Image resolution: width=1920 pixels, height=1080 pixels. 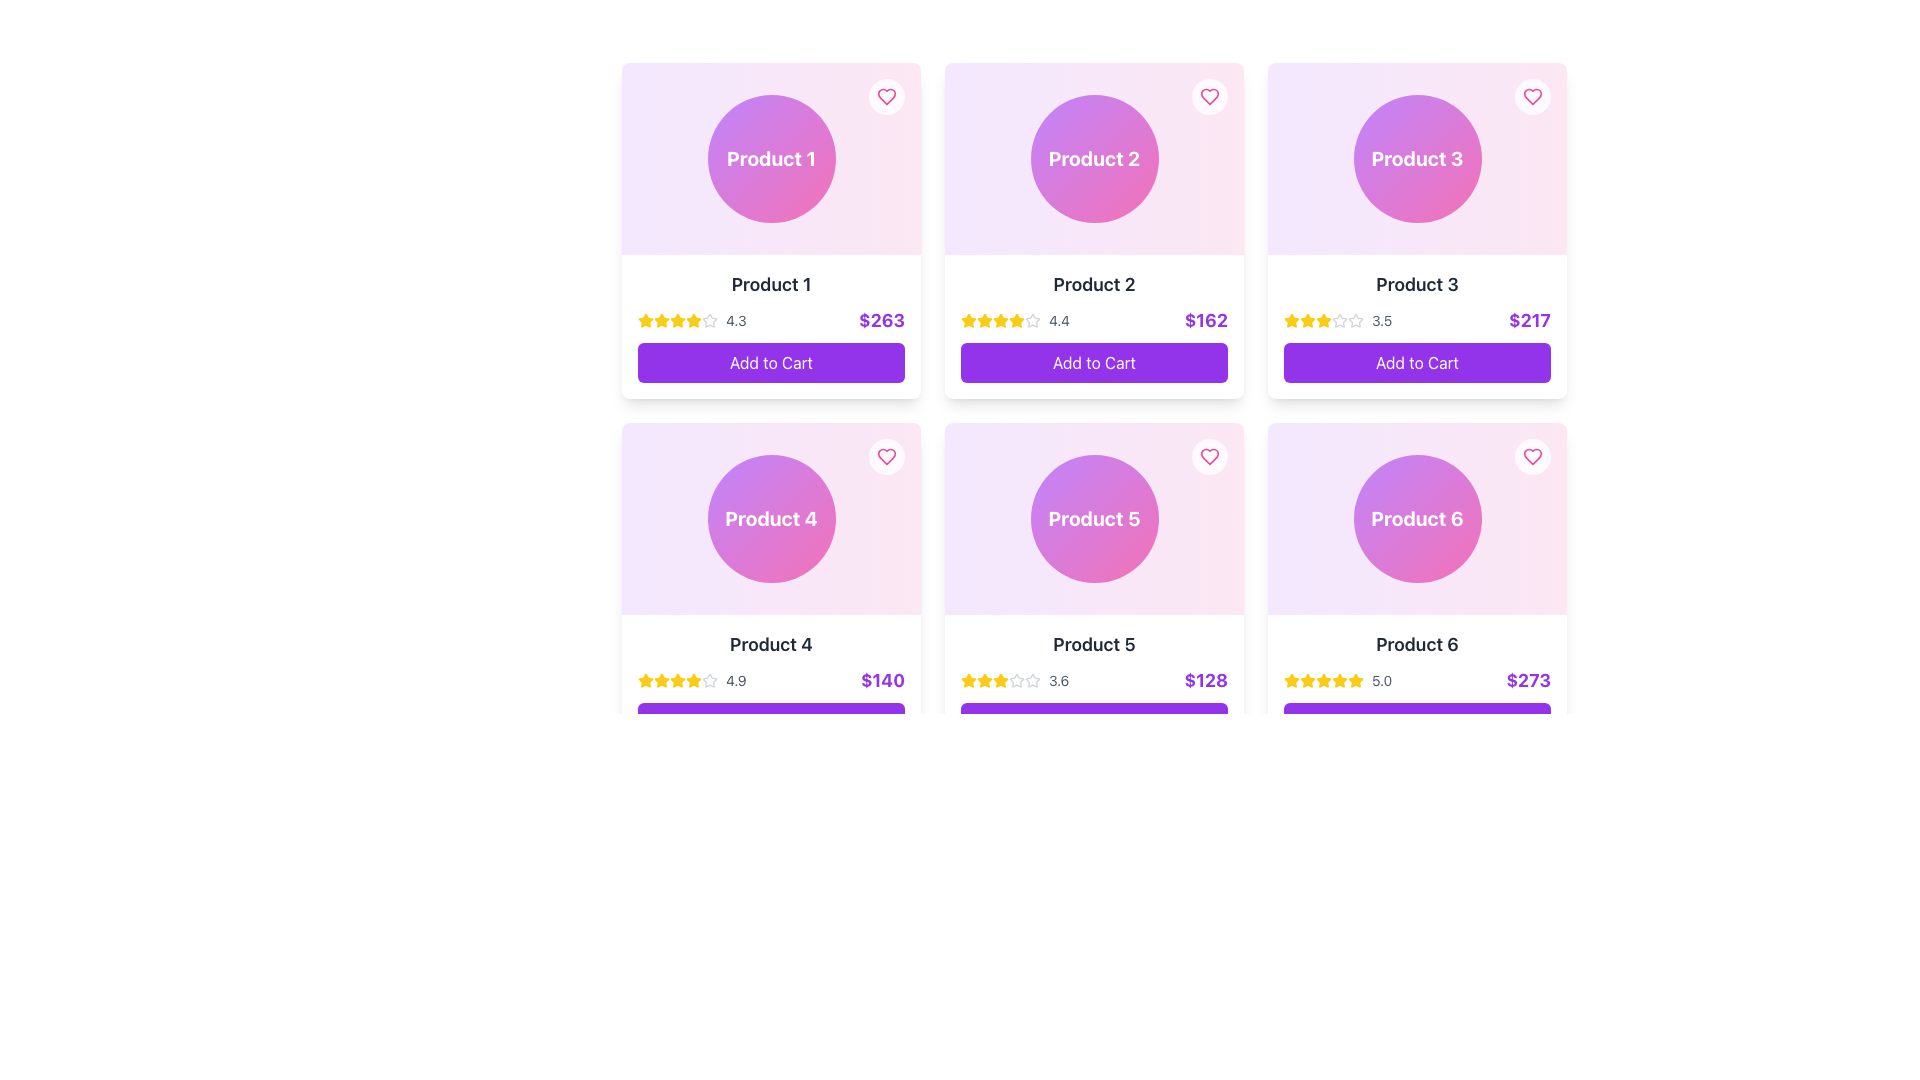 What do you see at coordinates (1001, 319) in the screenshot?
I see `the fourth yellow filled star icon in the rating component below 'Product 2' and the rating score '4.4'` at bounding box center [1001, 319].